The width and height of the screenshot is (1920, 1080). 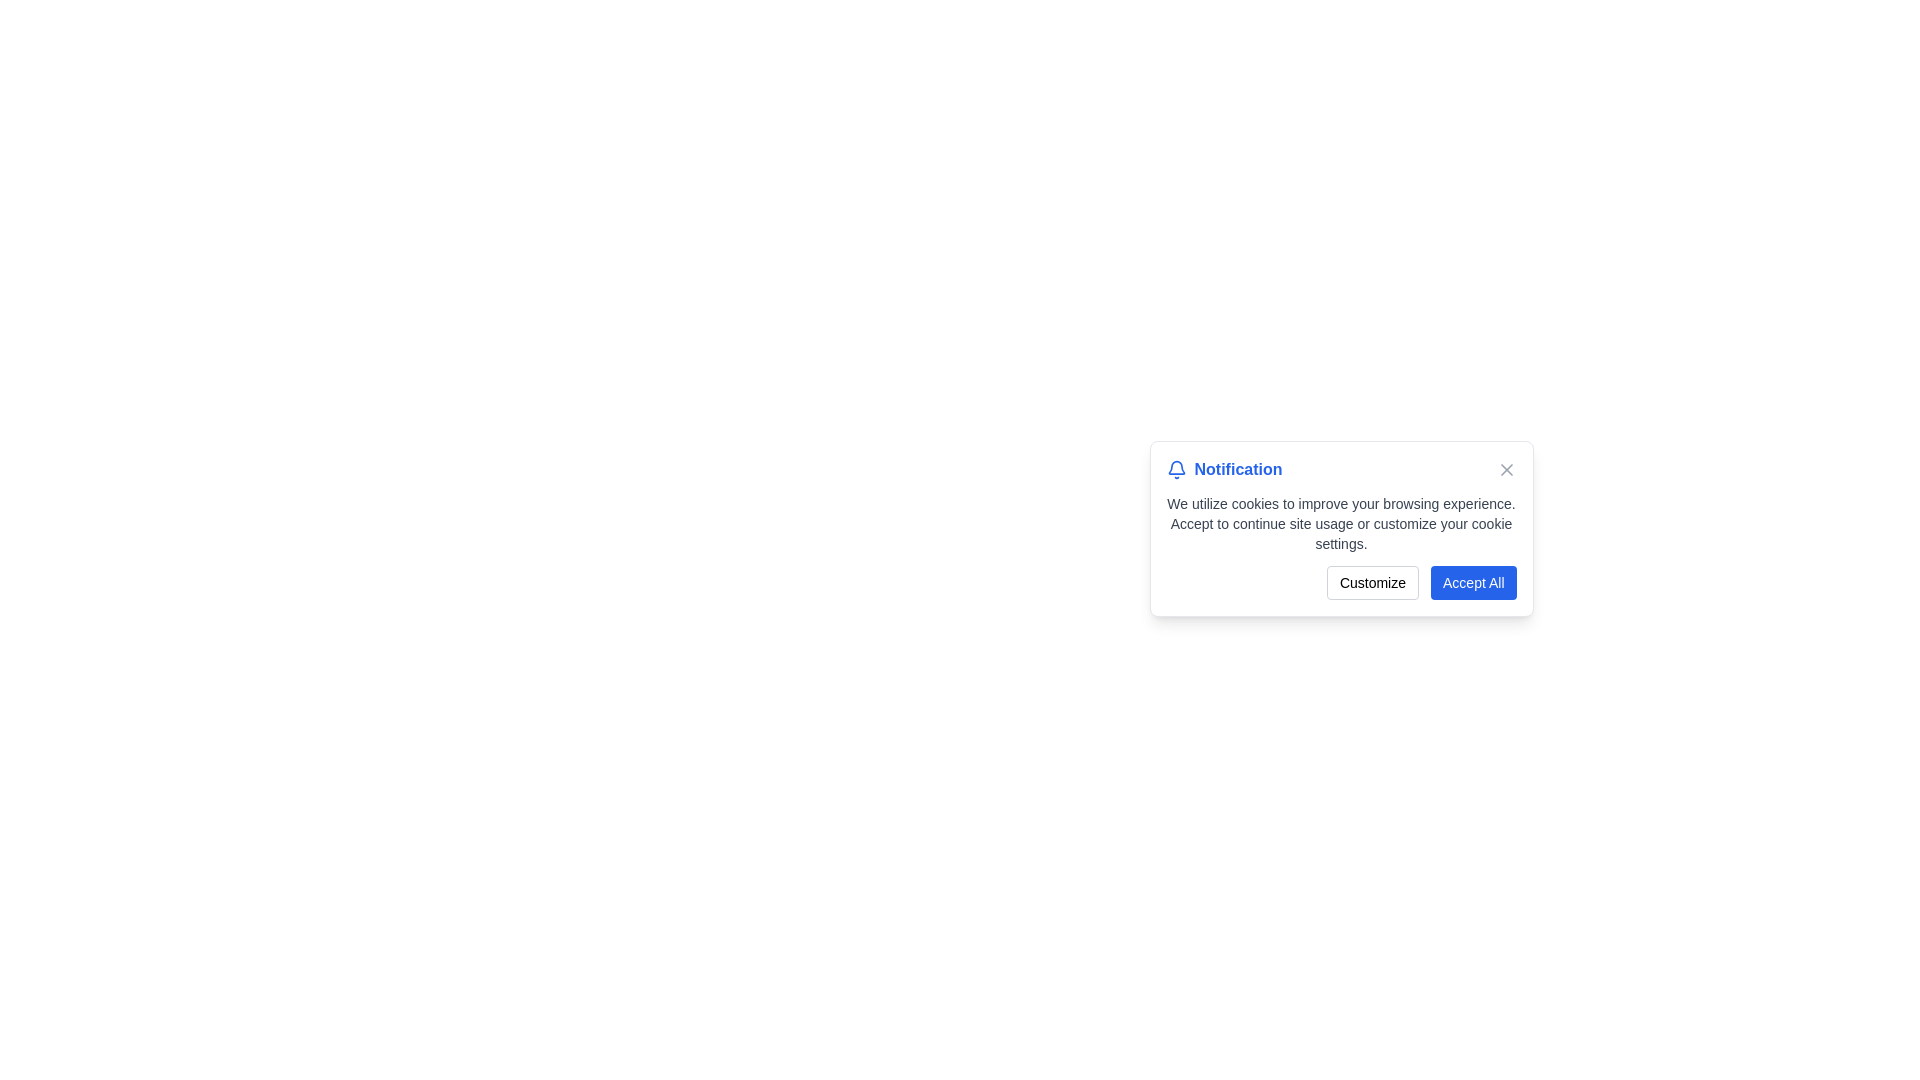 What do you see at coordinates (1237, 470) in the screenshot?
I see `the 'Notification' text label located at the top of the notification dialog, following the bell icon` at bounding box center [1237, 470].